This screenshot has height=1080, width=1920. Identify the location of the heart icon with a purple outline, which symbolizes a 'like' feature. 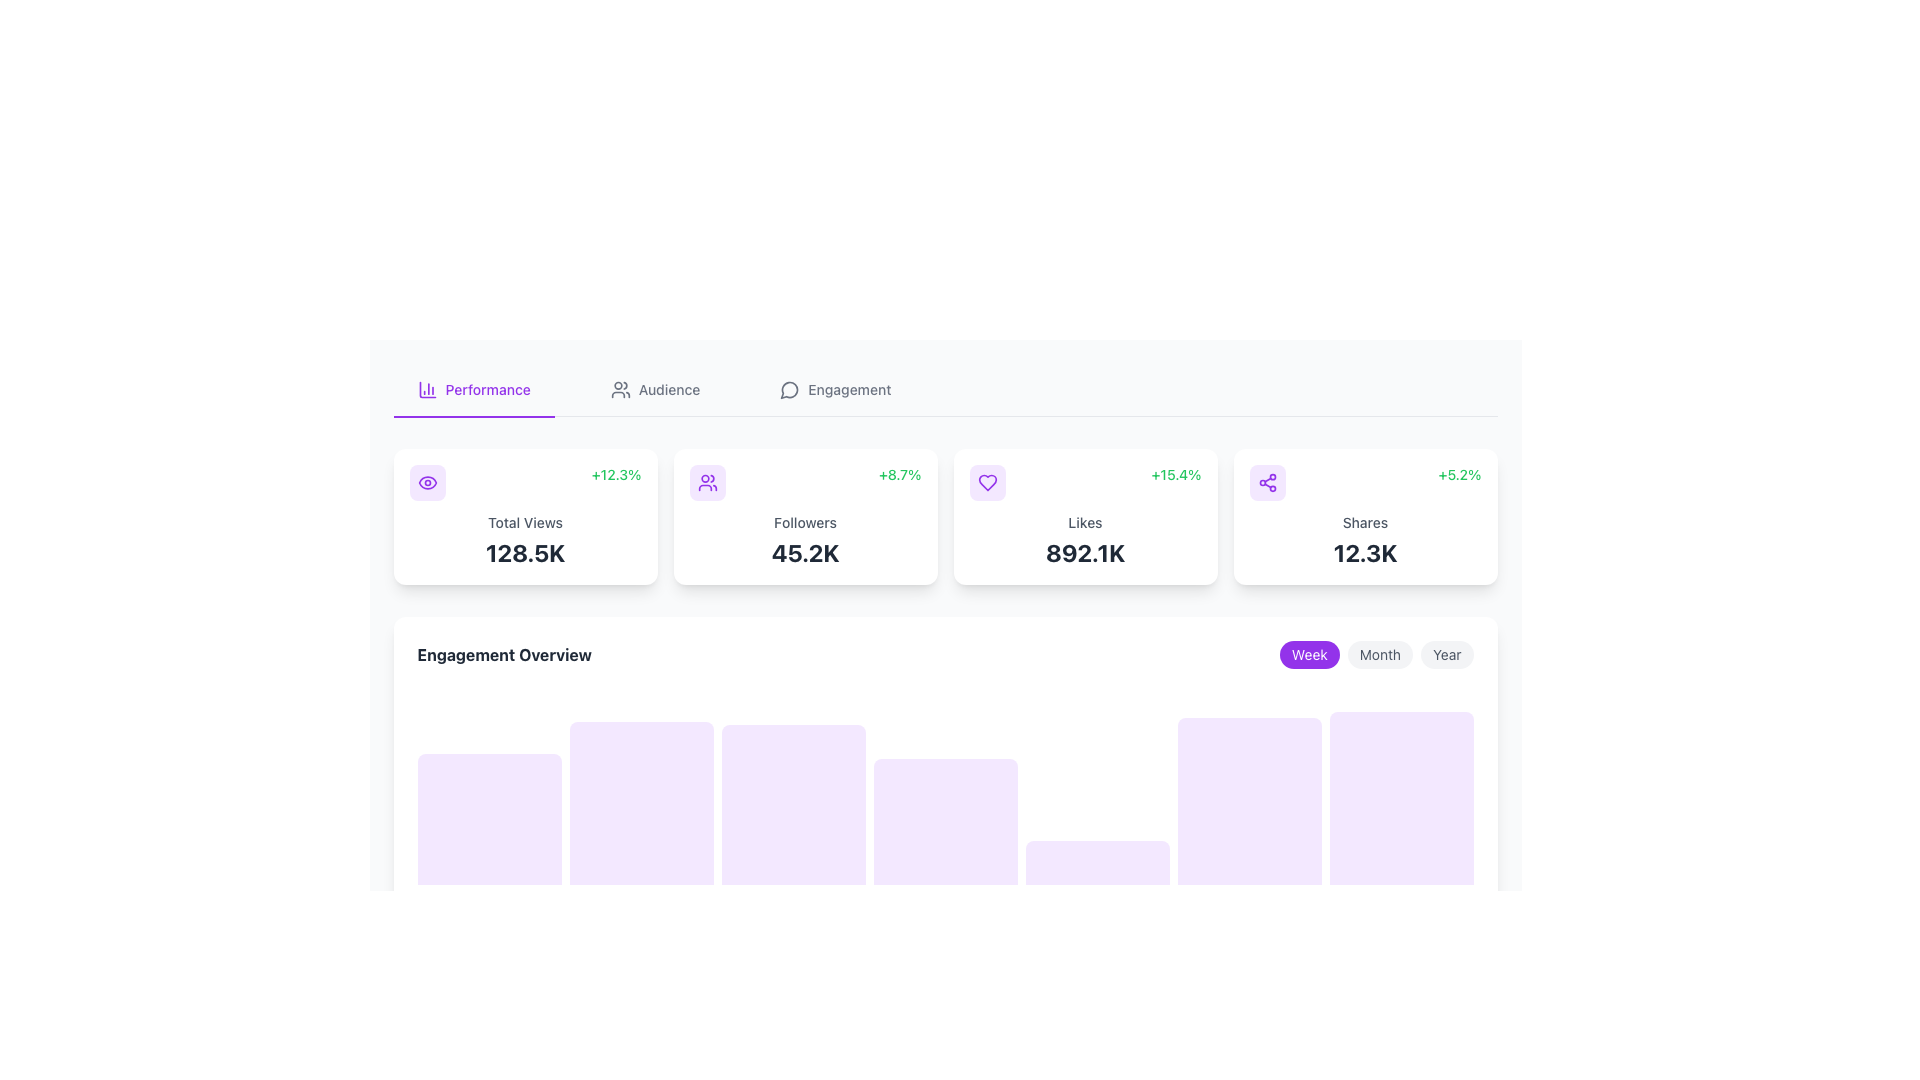
(987, 482).